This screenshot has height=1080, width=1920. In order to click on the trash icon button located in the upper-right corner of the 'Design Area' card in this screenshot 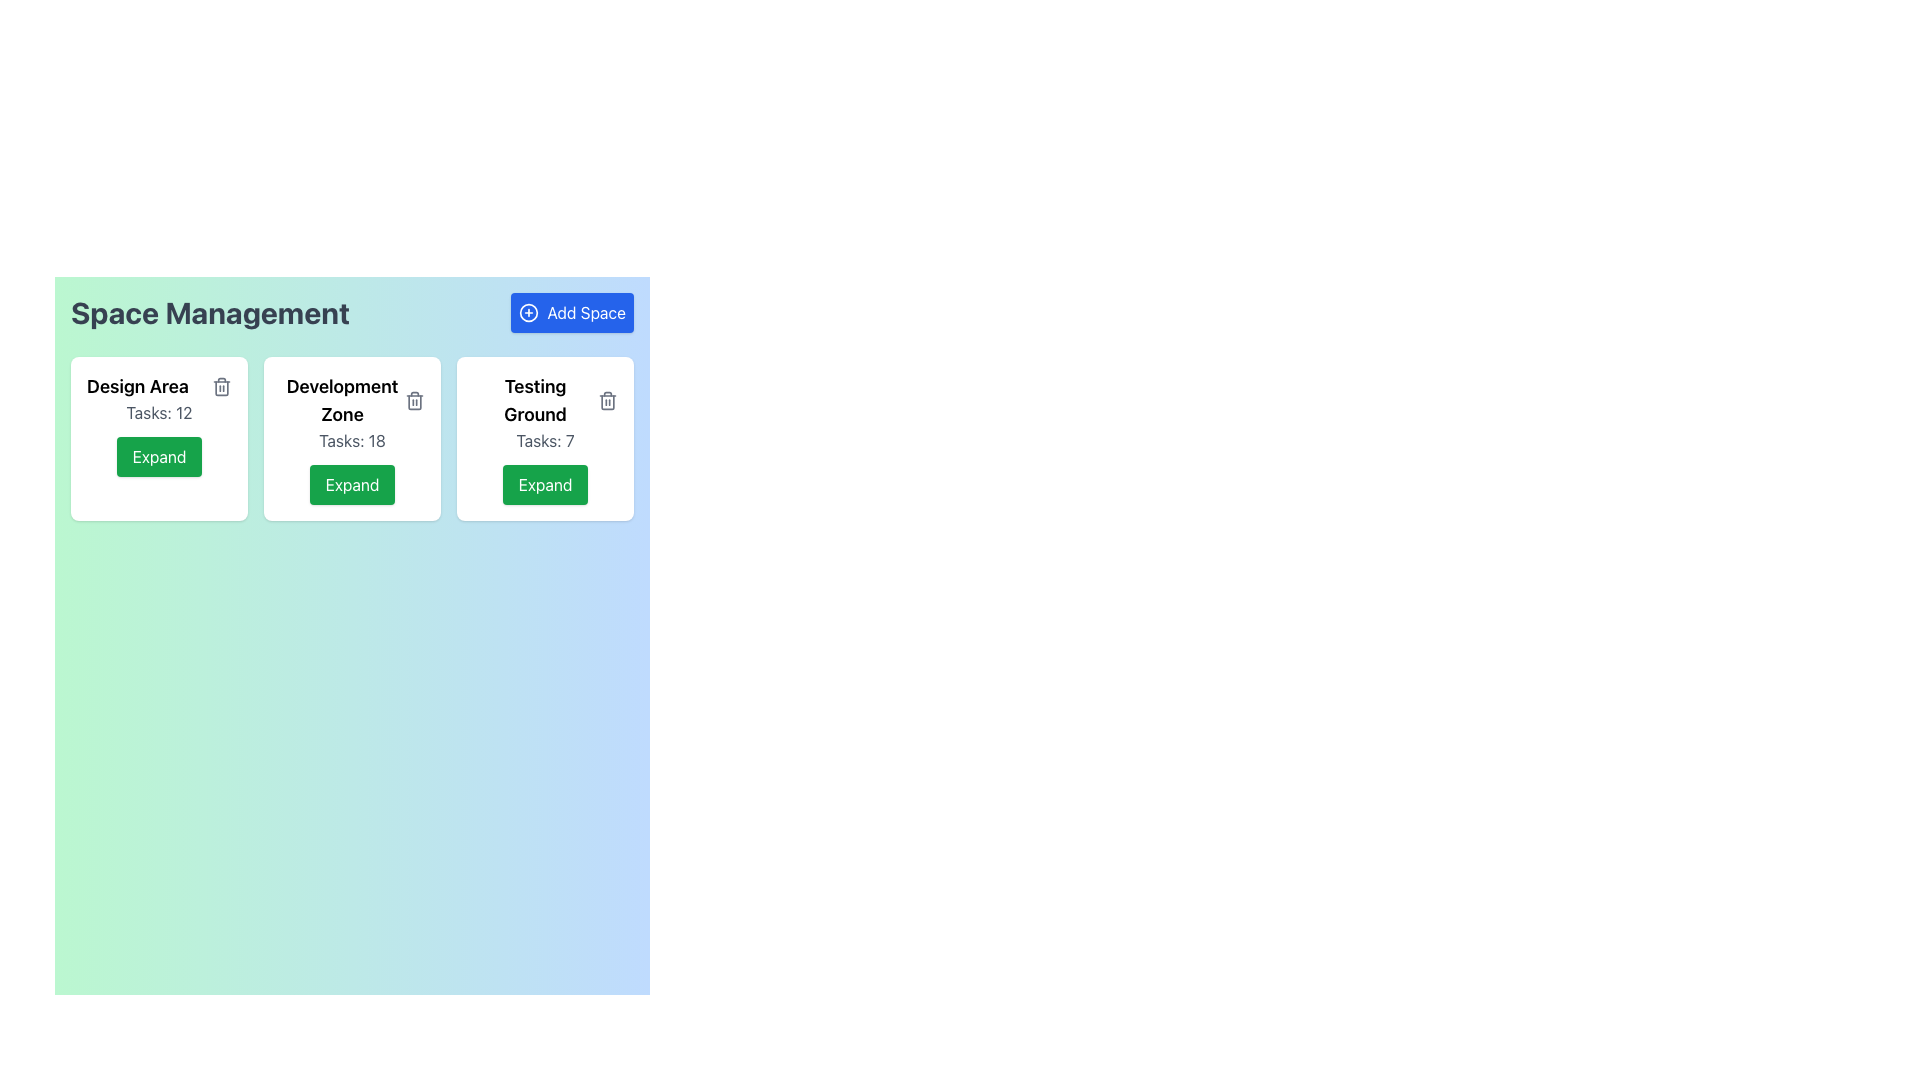, I will do `click(221, 386)`.